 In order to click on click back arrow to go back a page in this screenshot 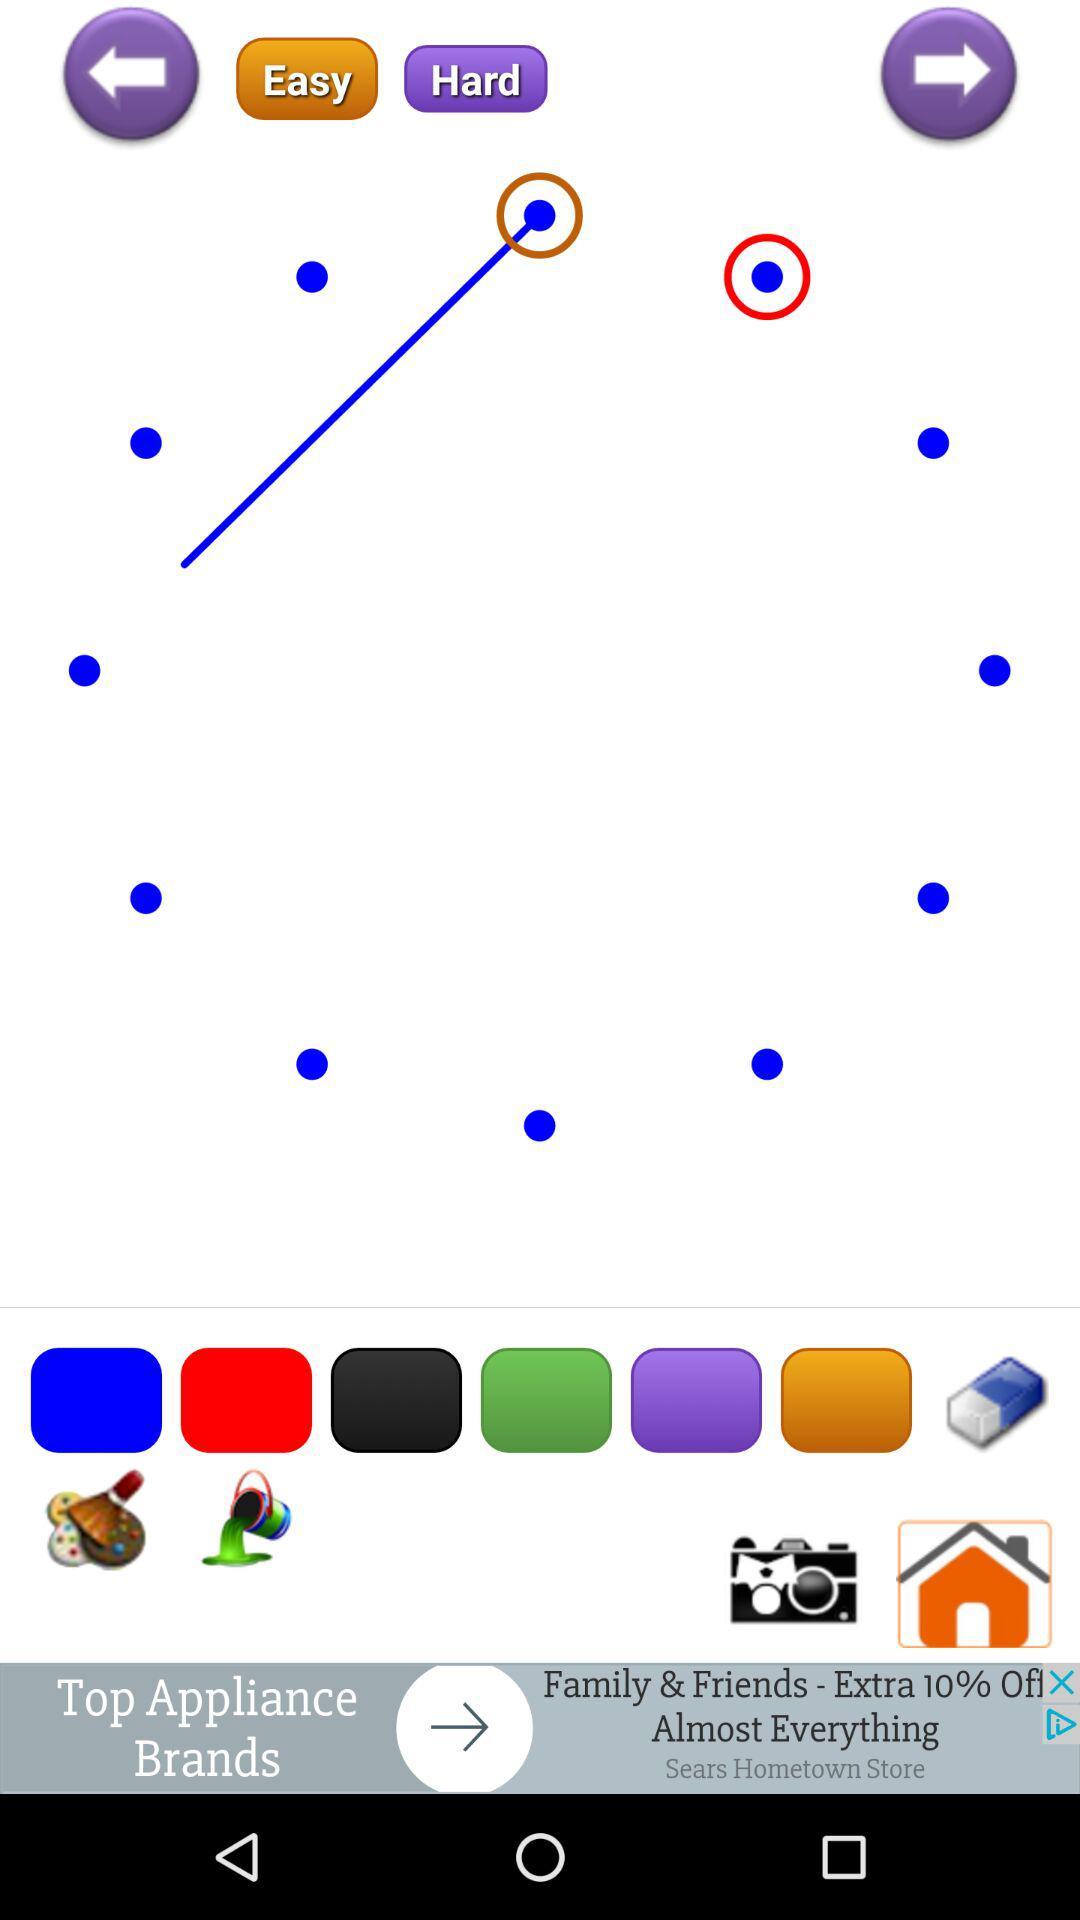, I will do `click(131, 78)`.